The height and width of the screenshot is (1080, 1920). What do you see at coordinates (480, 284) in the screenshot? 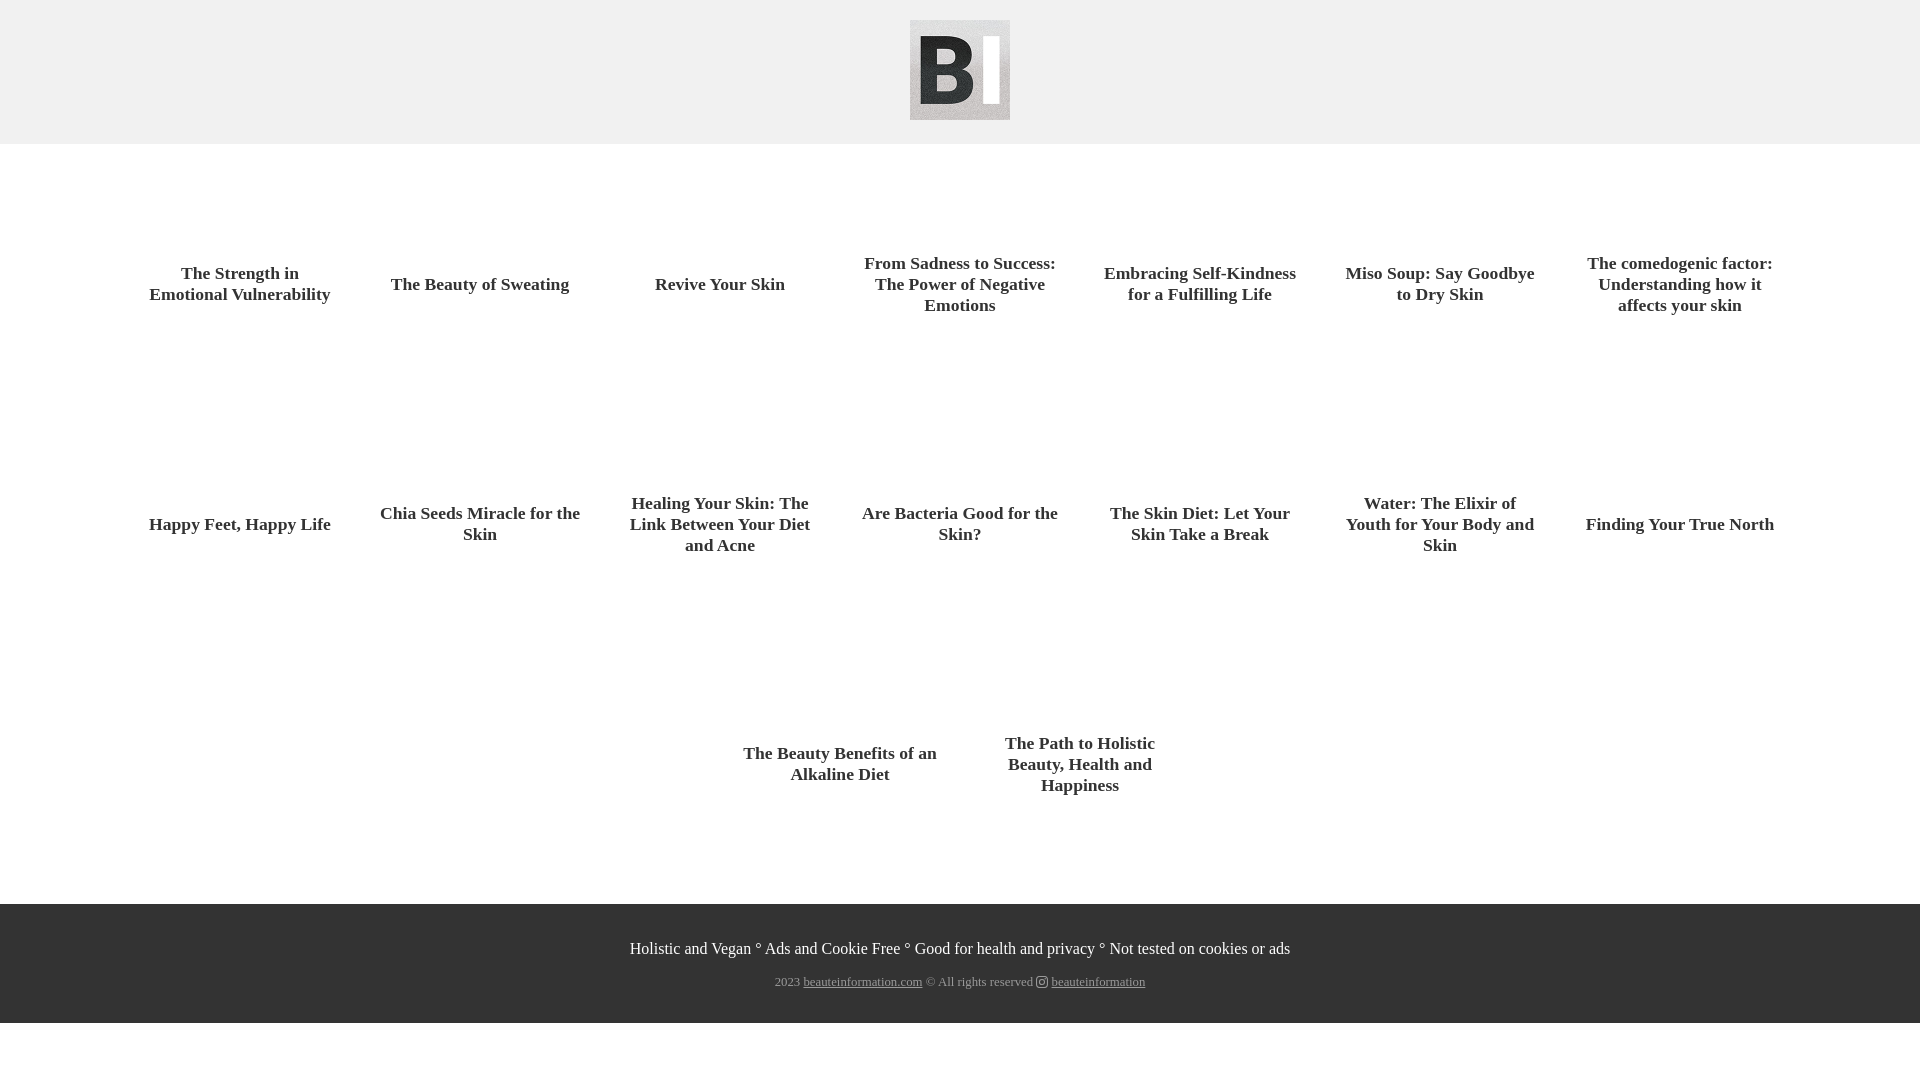
I see `'The Beauty of Sweating'` at bounding box center [480, 284].